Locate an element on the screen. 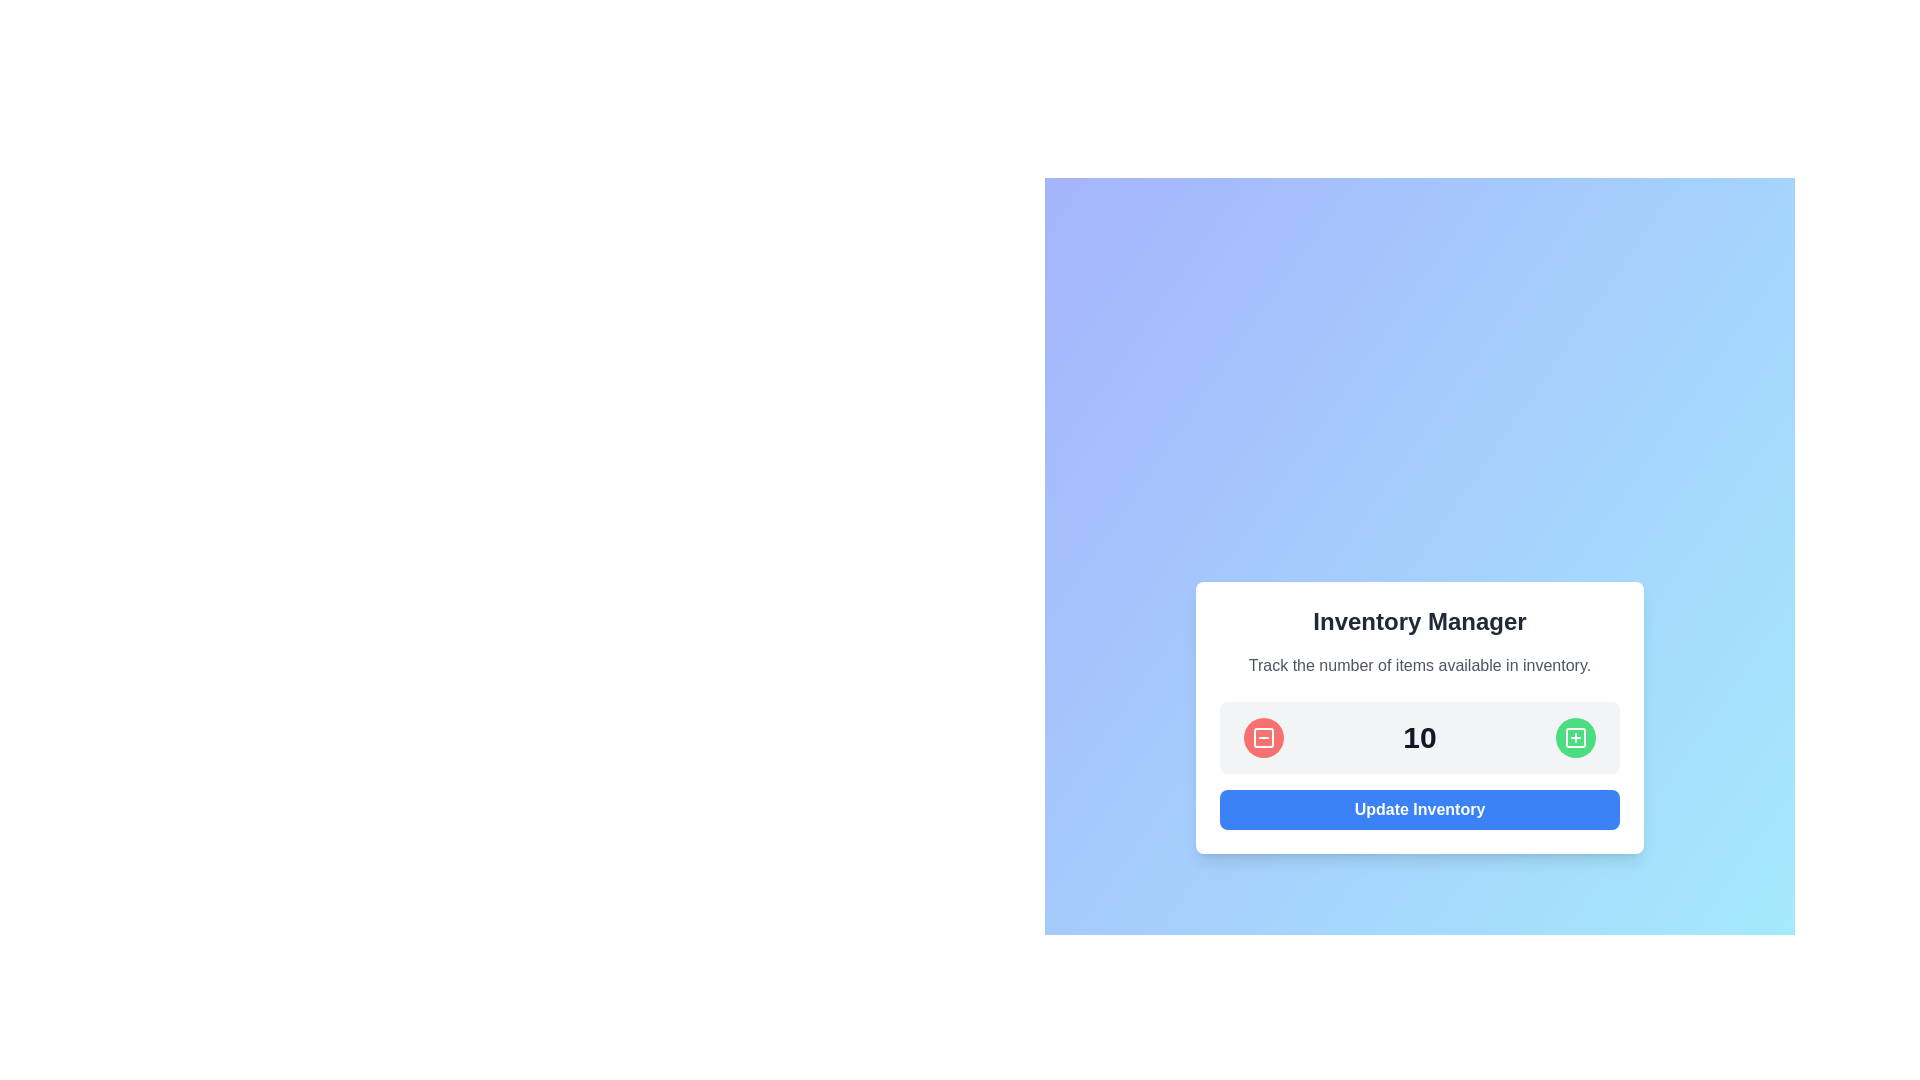 This screenshot has width=1920, height=1080. the decrement icon button located in the leftmost section of a horizontal pair of interactive icons beneath the main content to interact with it is located at coordinates (1262, 737).